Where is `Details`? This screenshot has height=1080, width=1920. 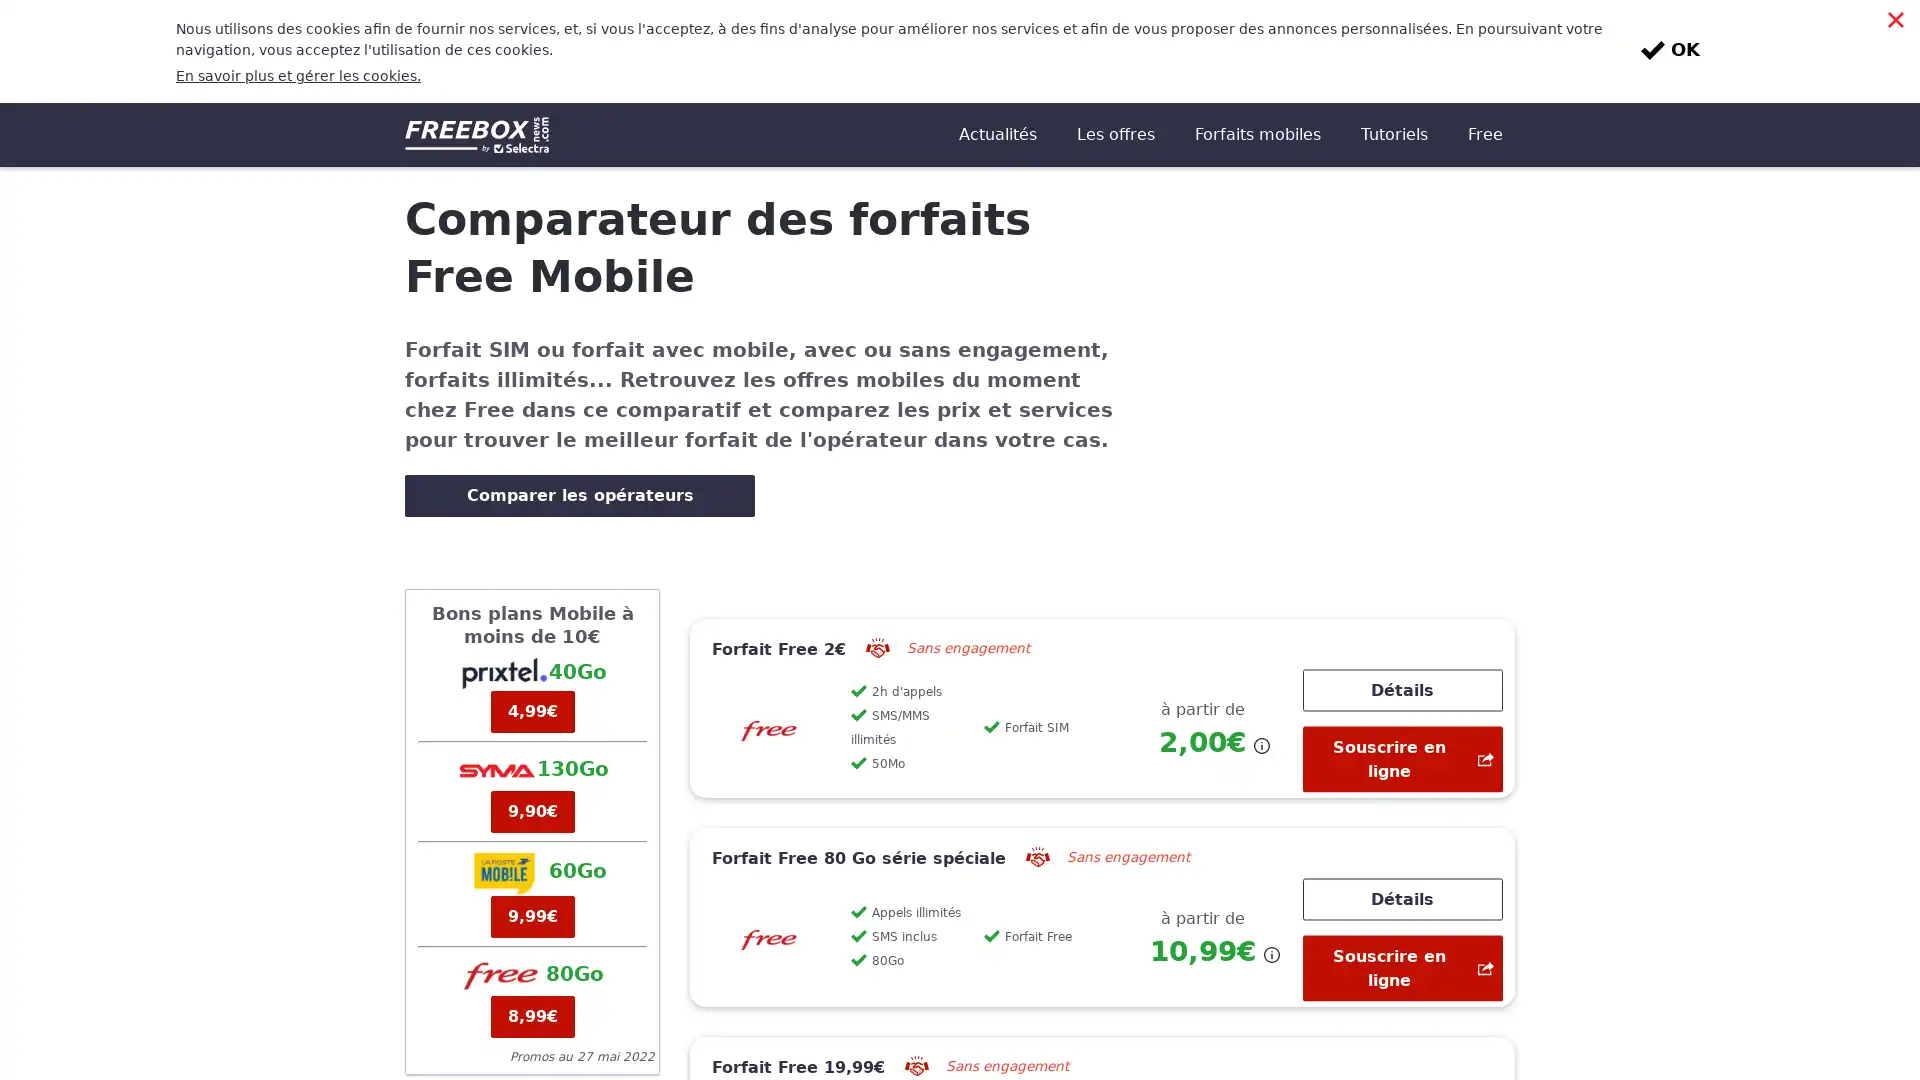 Details is located at coordinates (1401, 1003).